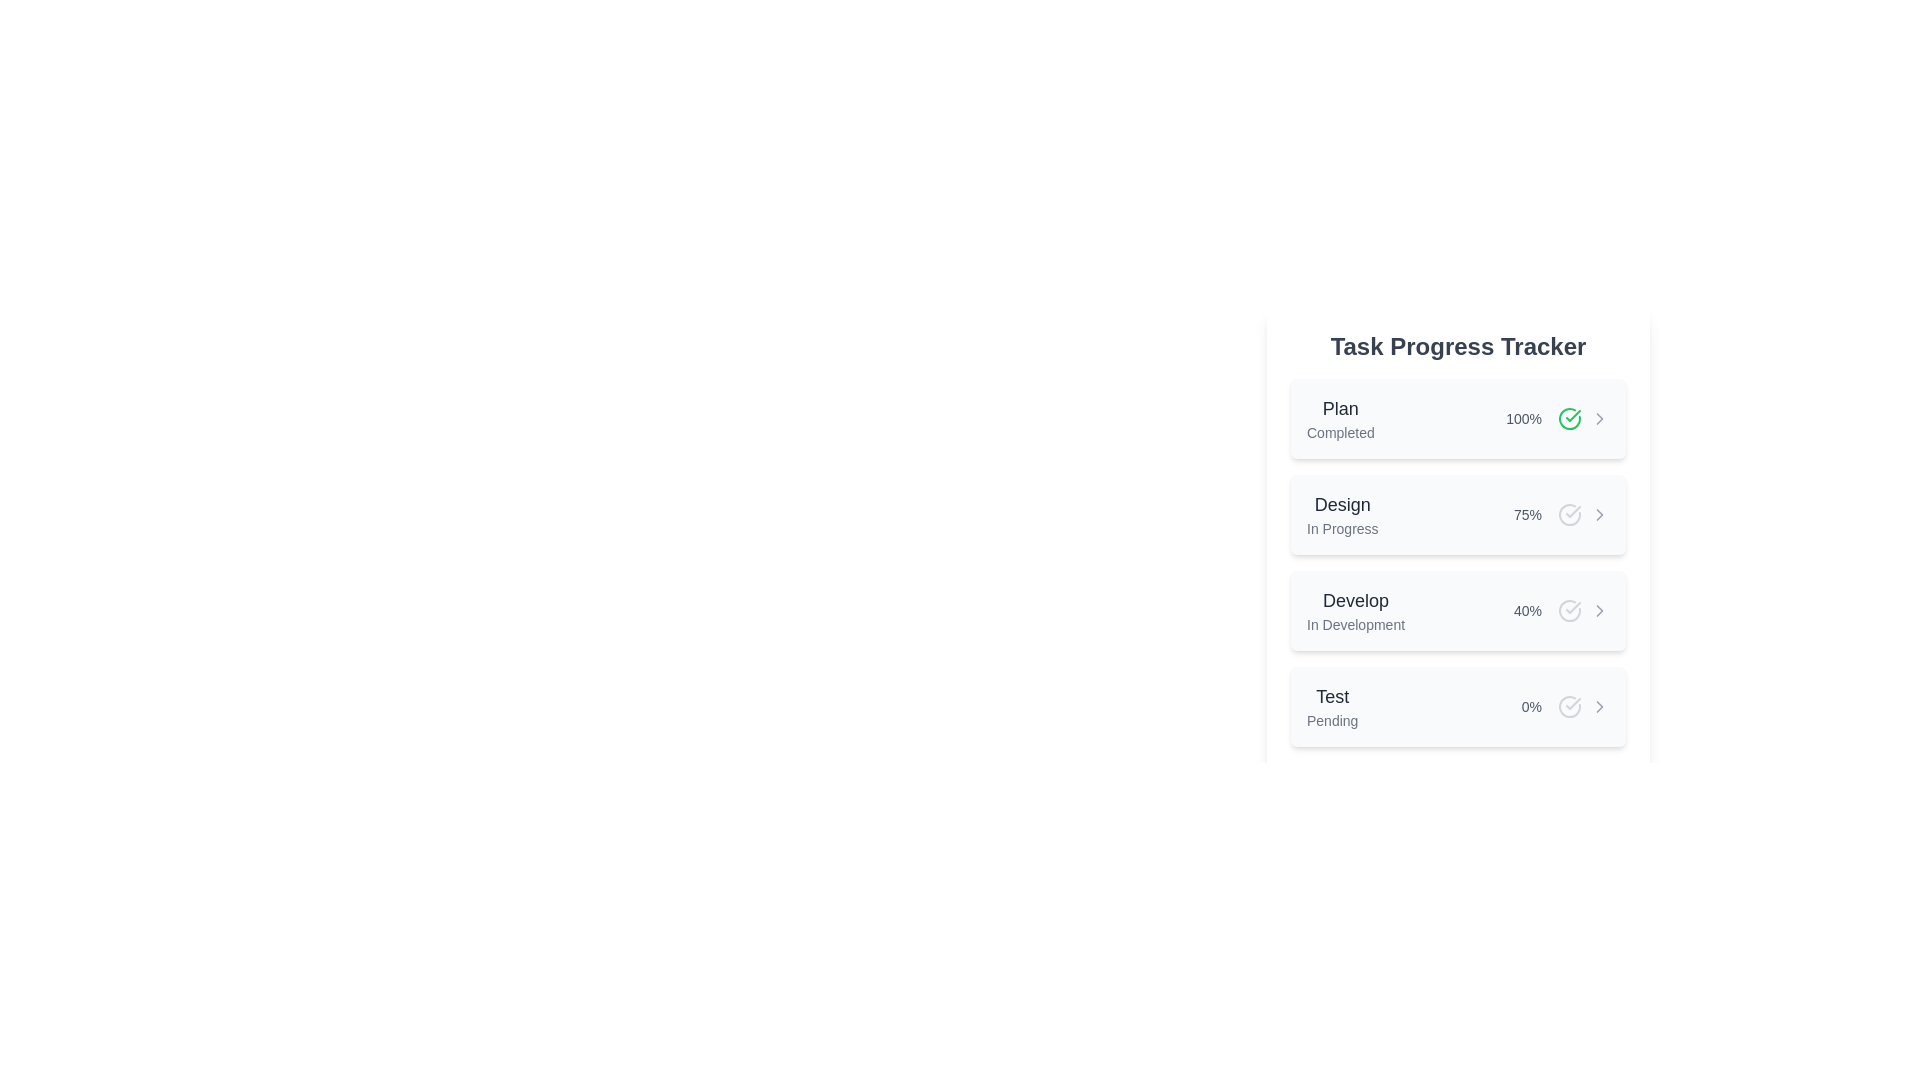 The width and height of the screenshot is (1920, 1080). I want to click on the text label group indicating the task labeled 'Test' with the status 'Pending', located in the fourth position of the task list section, so click(1332, 705).